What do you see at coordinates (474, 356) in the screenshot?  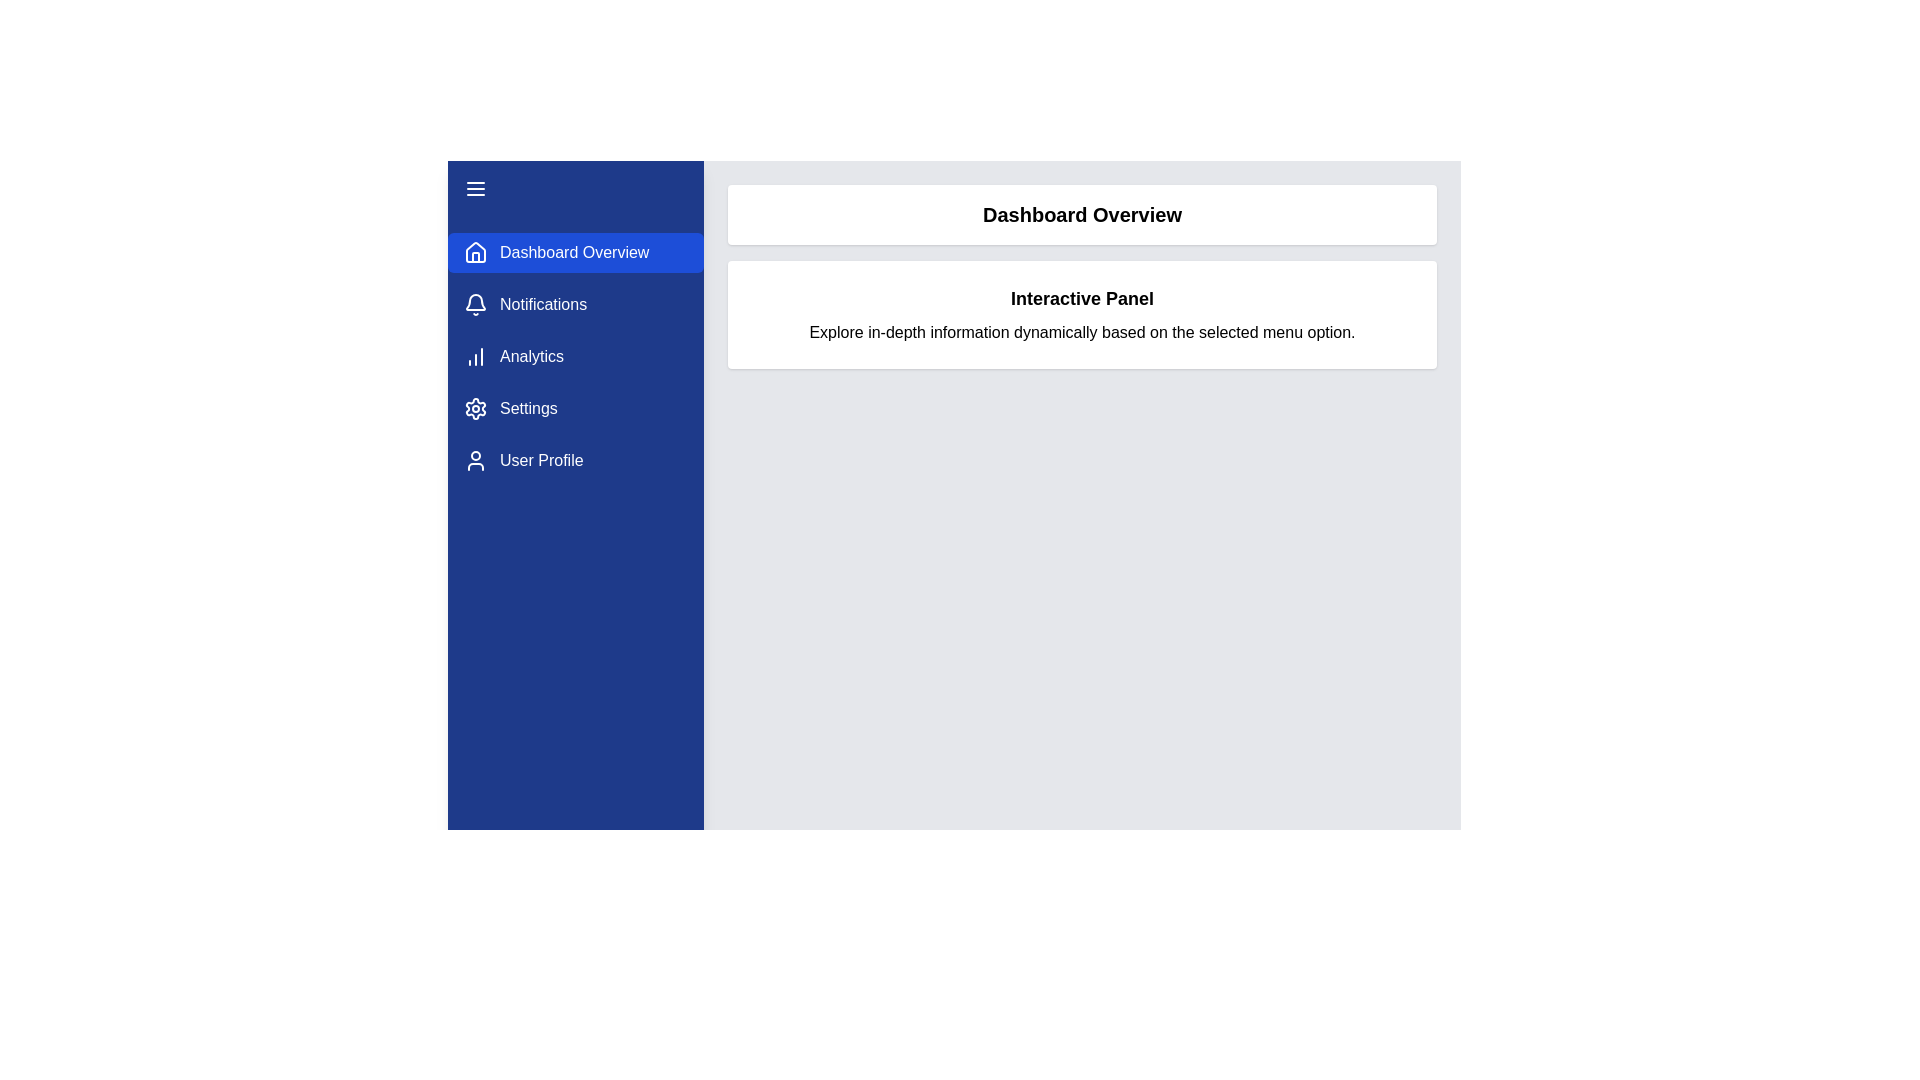 I see `the 'Analytics' icon located in the sidebar menu, which visually represents the 'Analytics' menu item` at bounding box center [474, 356].